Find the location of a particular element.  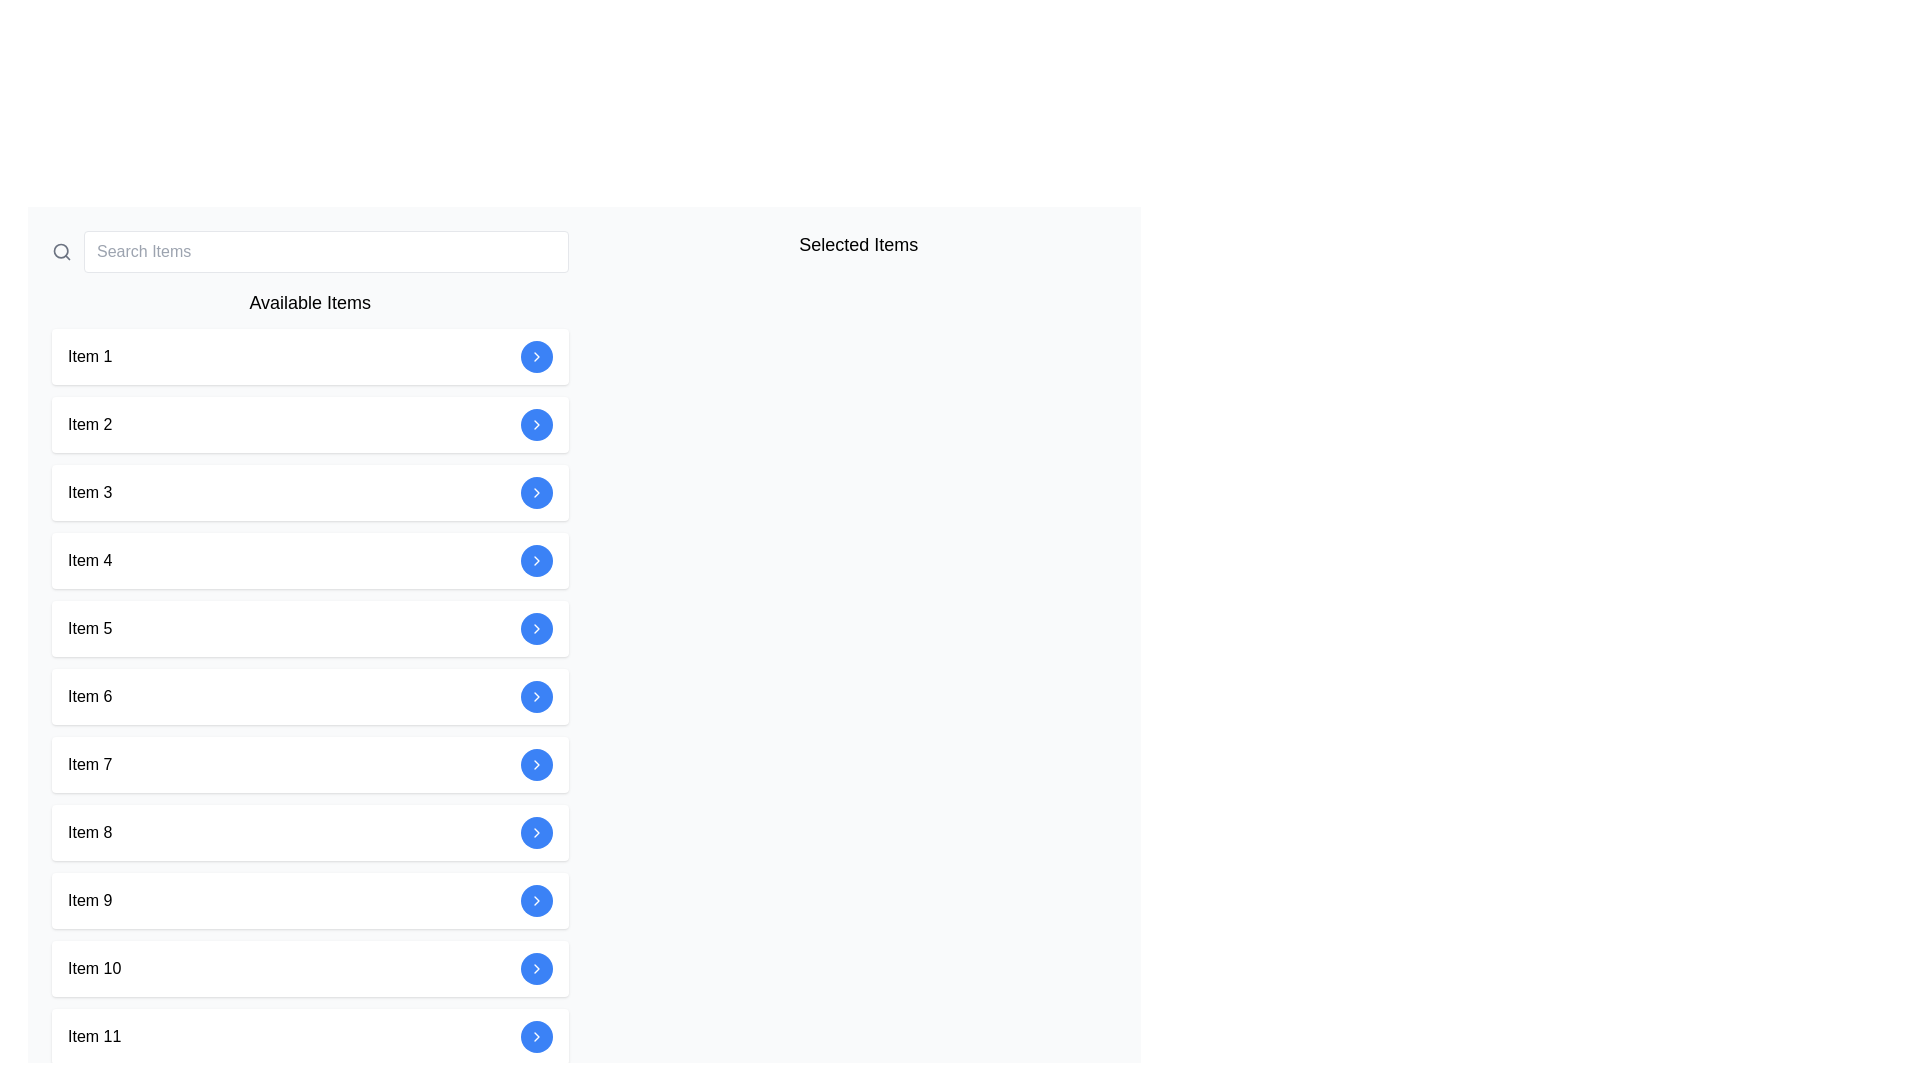

the rightward-pointing chevron icon button within the circular blue background that is the last in a vertically stacked list of buttons, corresponding to 'Item 11', to trigger the tooltip or focus effect is located at coordinates (536, 1036).